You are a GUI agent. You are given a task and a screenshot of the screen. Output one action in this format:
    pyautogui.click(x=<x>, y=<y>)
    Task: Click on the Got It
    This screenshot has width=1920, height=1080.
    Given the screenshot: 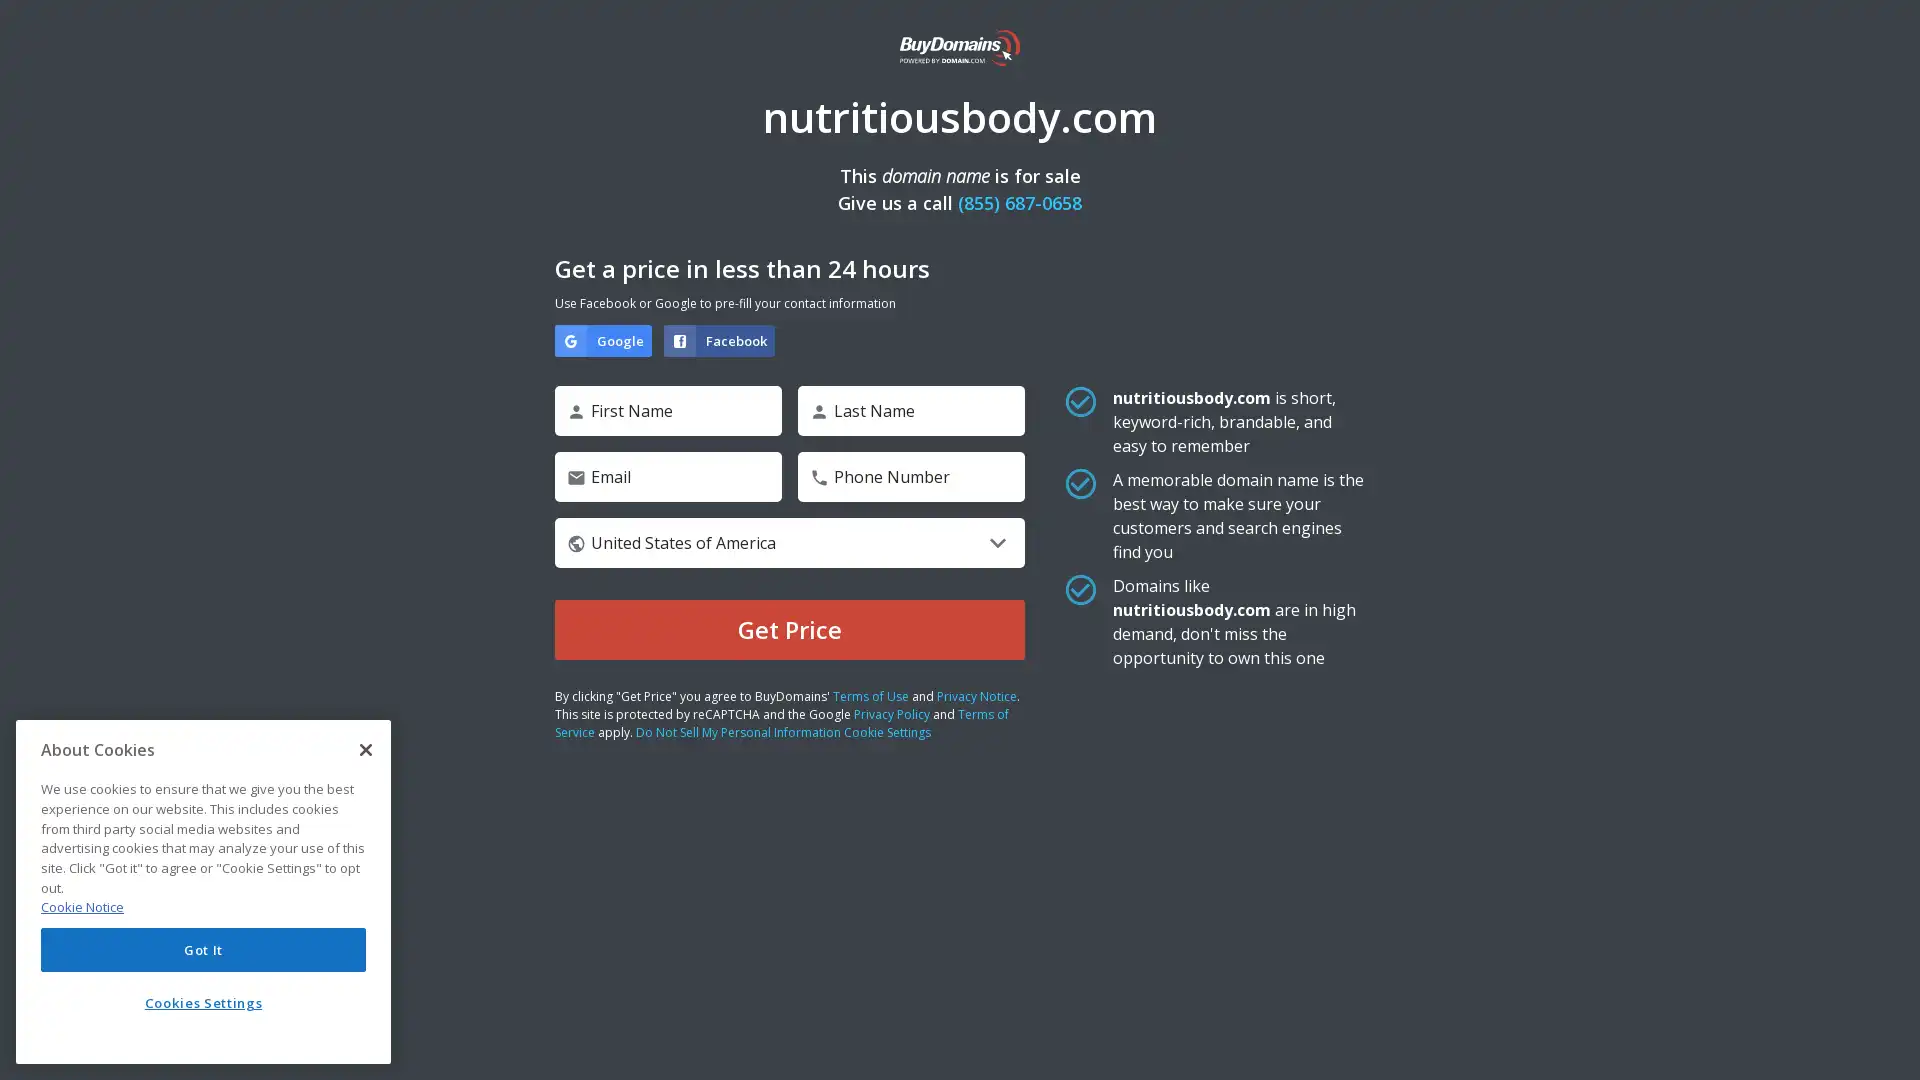 What is the action you would take?
    pyautogui.click(x=203, y=948)
    